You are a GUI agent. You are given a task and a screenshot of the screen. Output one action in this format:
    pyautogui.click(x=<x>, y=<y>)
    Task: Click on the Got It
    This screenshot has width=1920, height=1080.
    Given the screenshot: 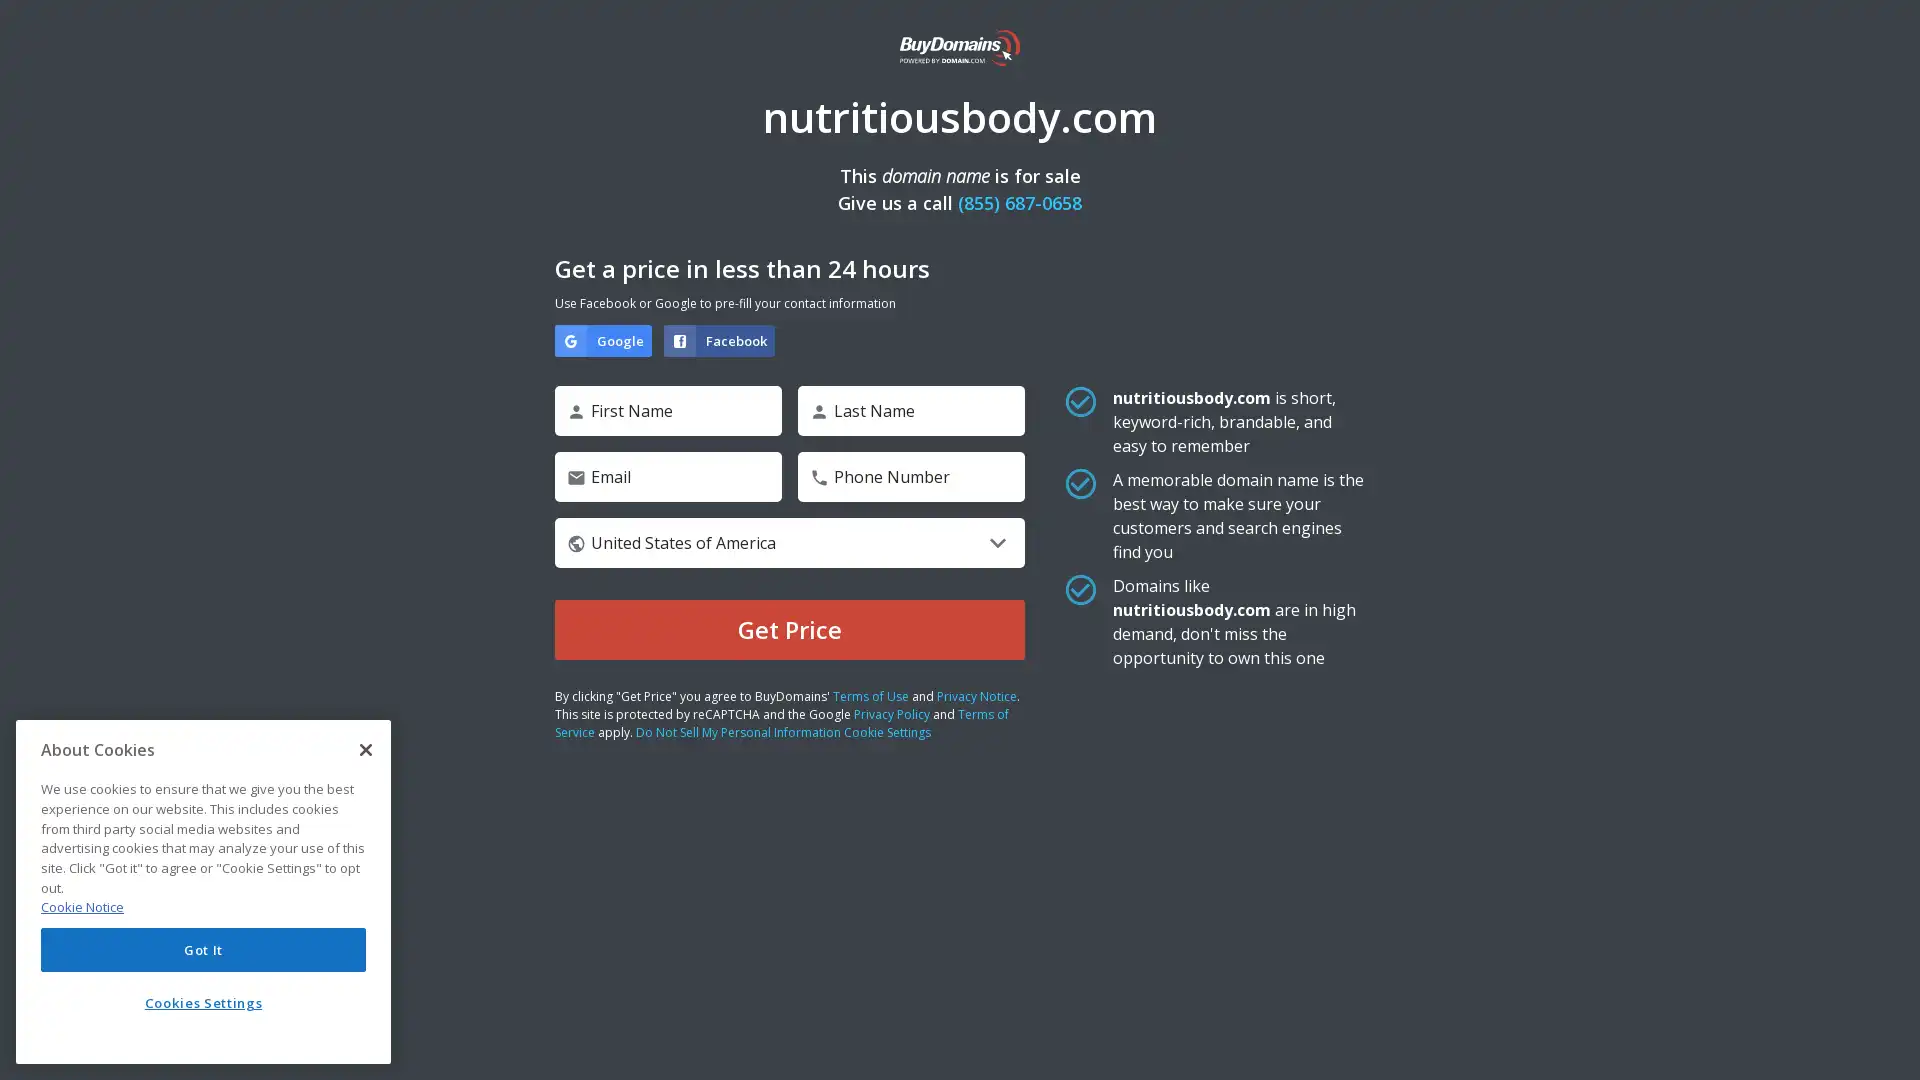 What is the action you would take?
    pyautogui.click(x=203, y=948)
    